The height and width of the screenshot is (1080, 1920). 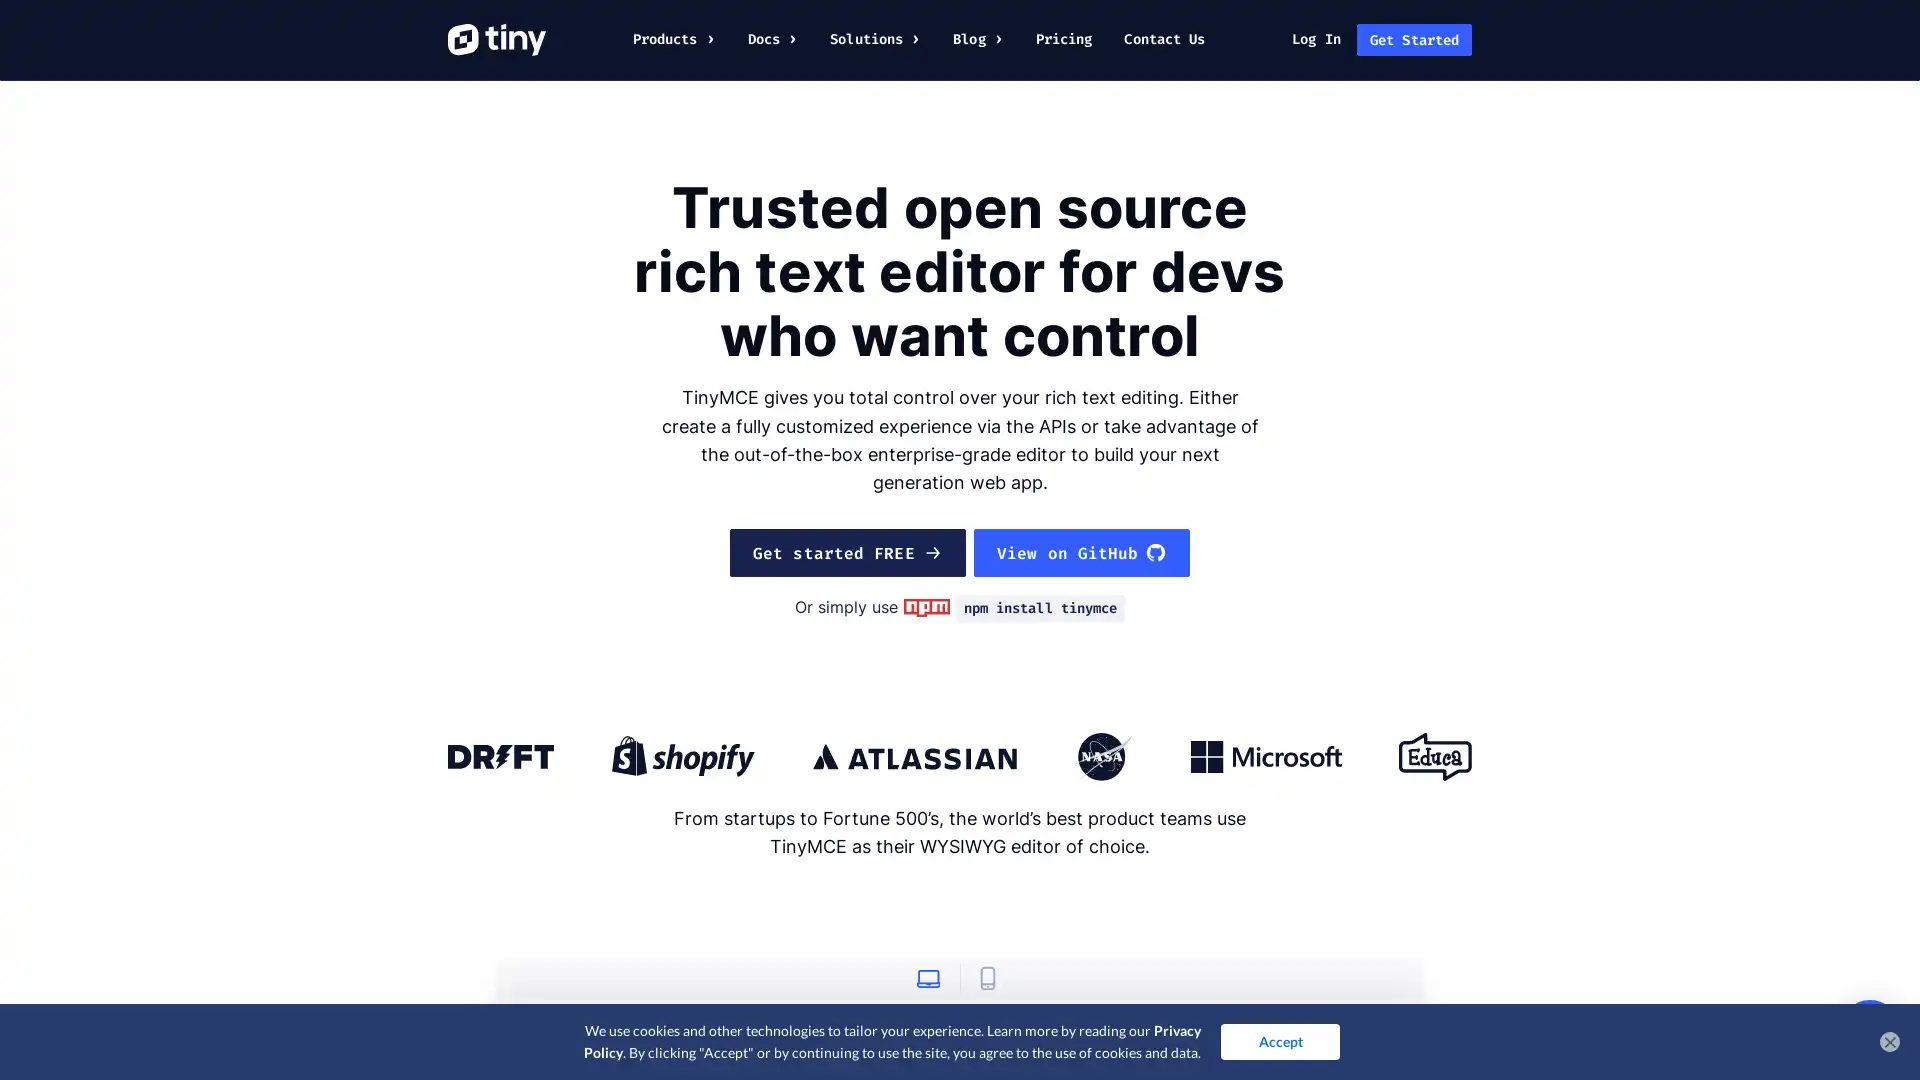 What do you see at coordinates (771, 39) in the screenshot?
I see `Click or tap here to interact with the Docs menu.` at bounding box center [771, 39].